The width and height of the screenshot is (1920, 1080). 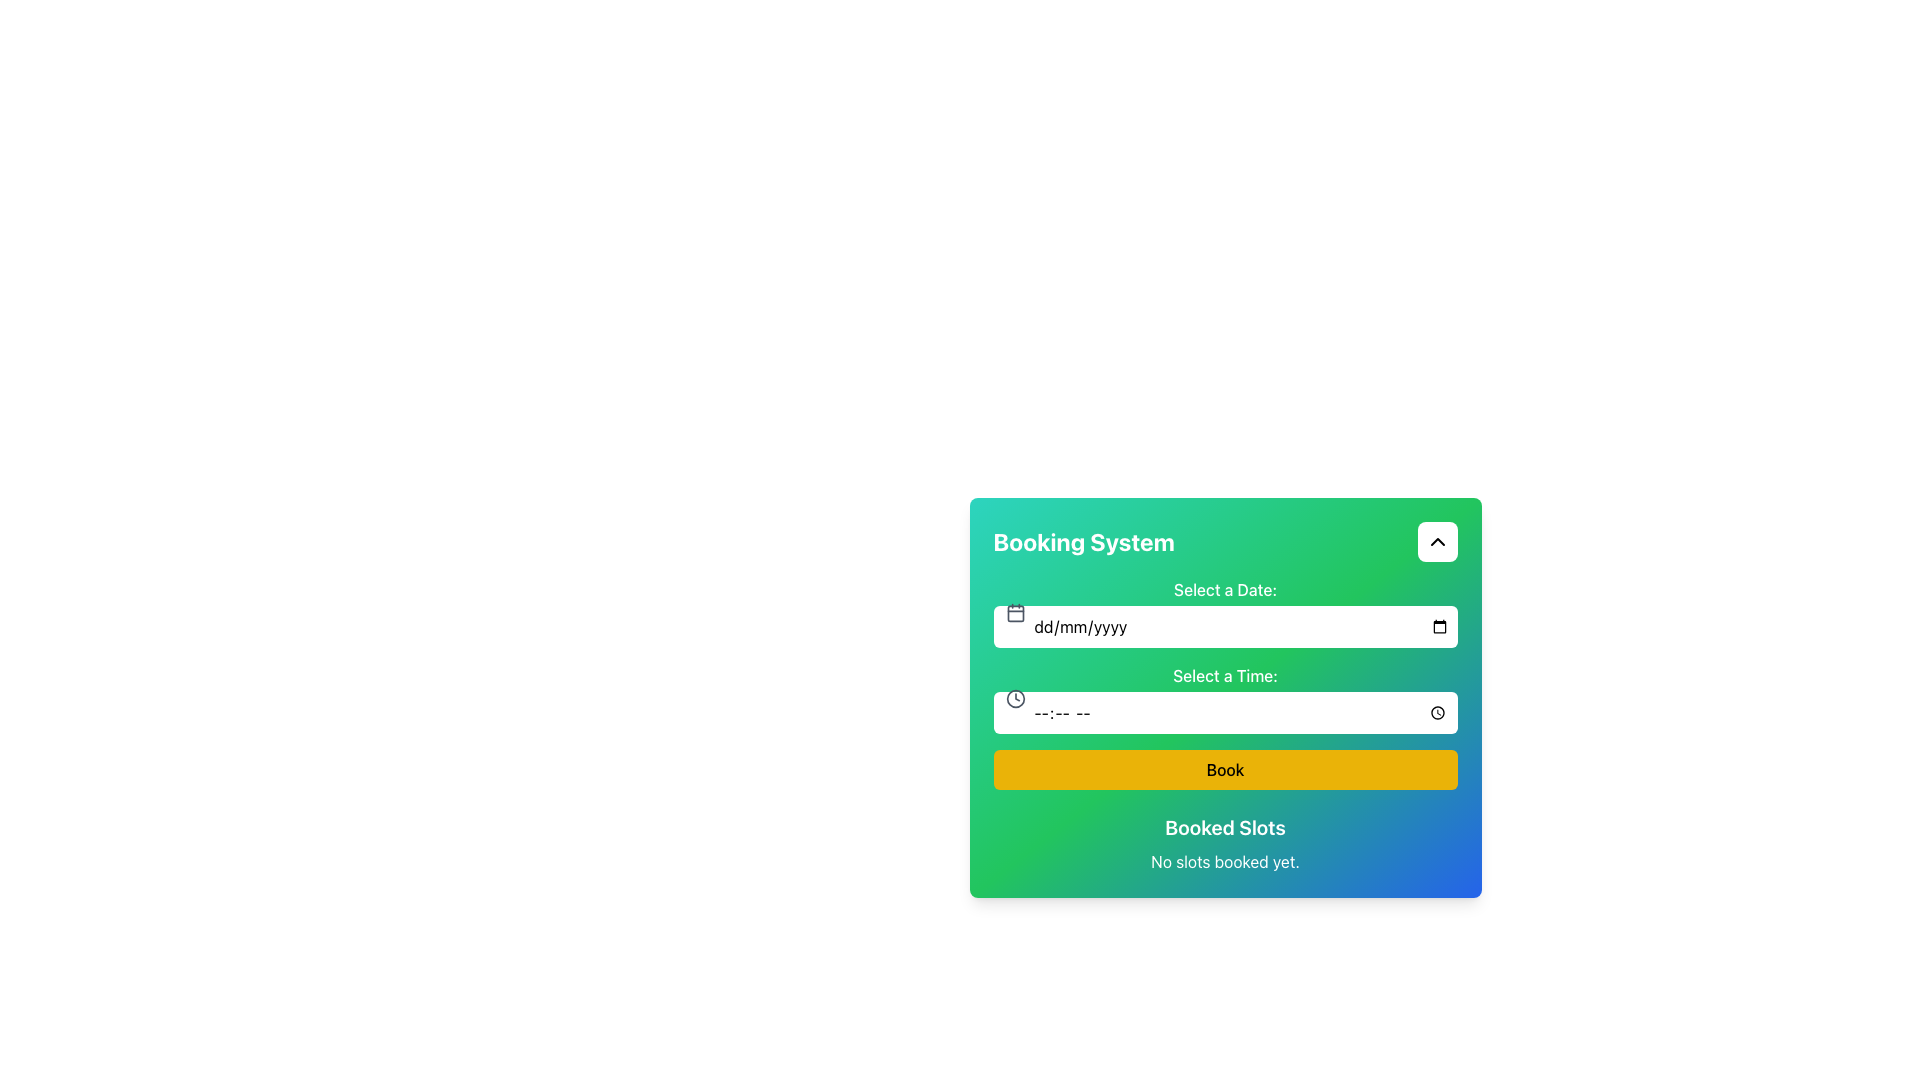 What do you see at coordinates (1015, 611) in the screenshot?
I see `the calendar icon located to the left inside the date selection input field, which features a square outline and a smaller calendar shape inside` at bounding box center [1015, 611].